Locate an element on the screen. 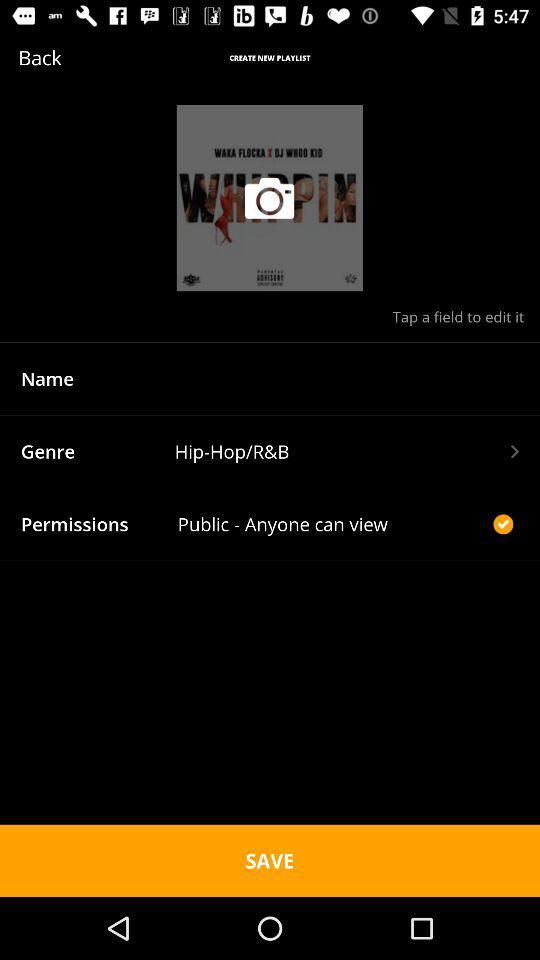 The image size is (540, 960). the icon next to create new playlist is located at coordinates (69, 56).